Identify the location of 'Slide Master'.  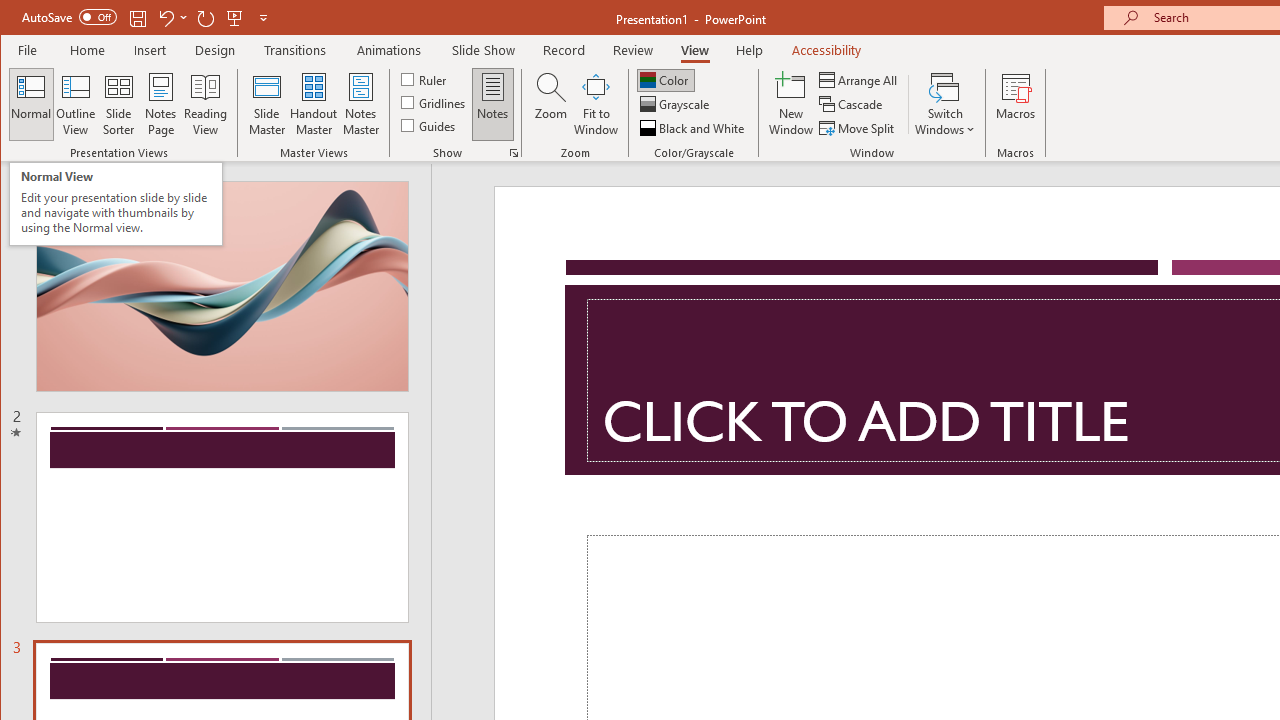
(265, 104).